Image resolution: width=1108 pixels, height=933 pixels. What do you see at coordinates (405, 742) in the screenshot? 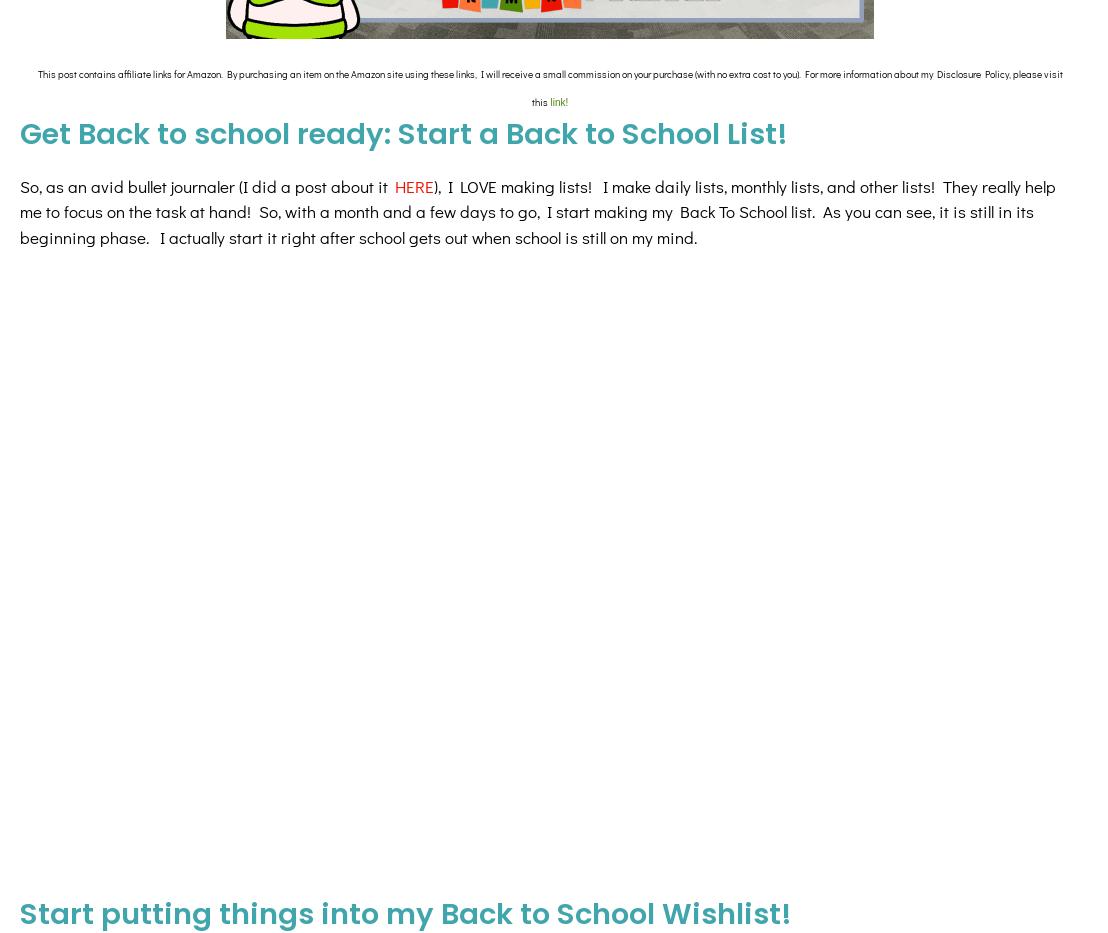
I see `'Start putting things into my Back to School Wishlist!'` at bounding box center [405, 742].